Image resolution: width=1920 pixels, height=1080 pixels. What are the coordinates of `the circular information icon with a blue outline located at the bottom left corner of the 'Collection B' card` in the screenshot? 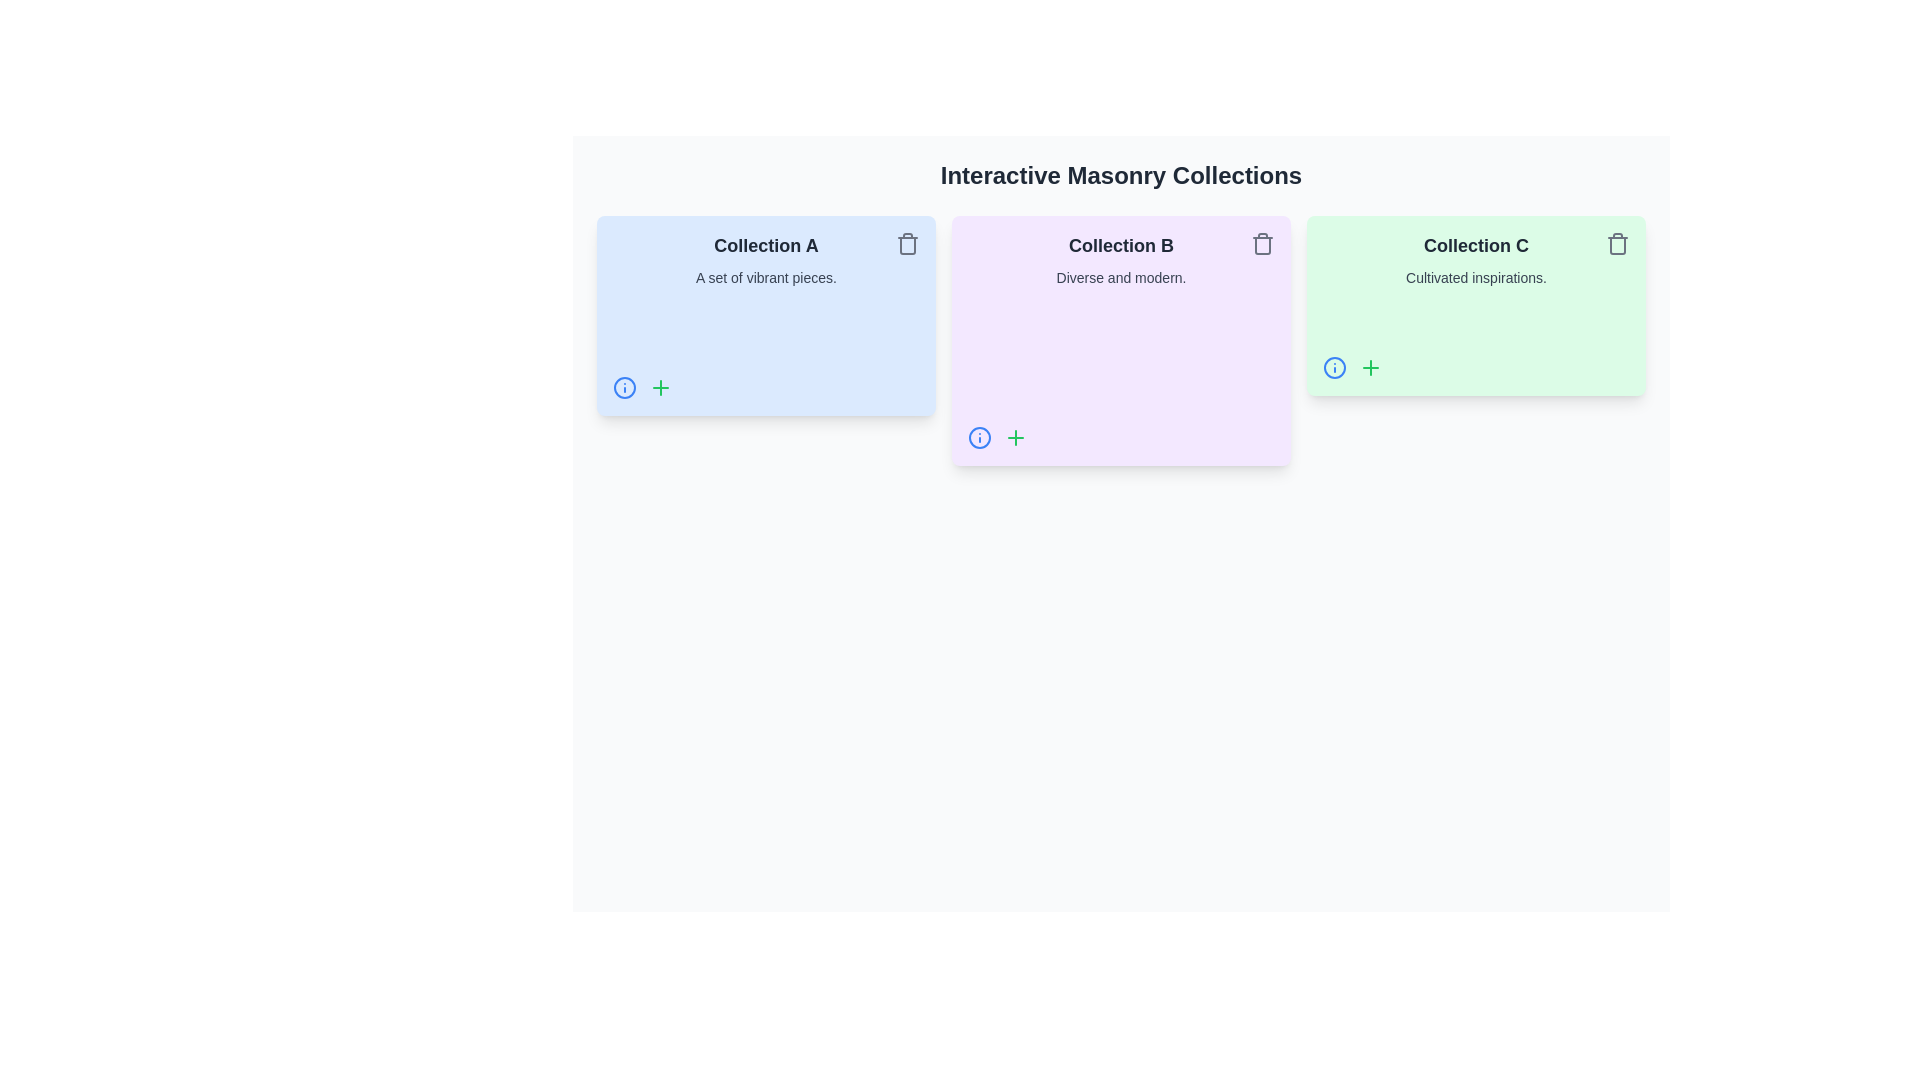 It's located at (979, 437).